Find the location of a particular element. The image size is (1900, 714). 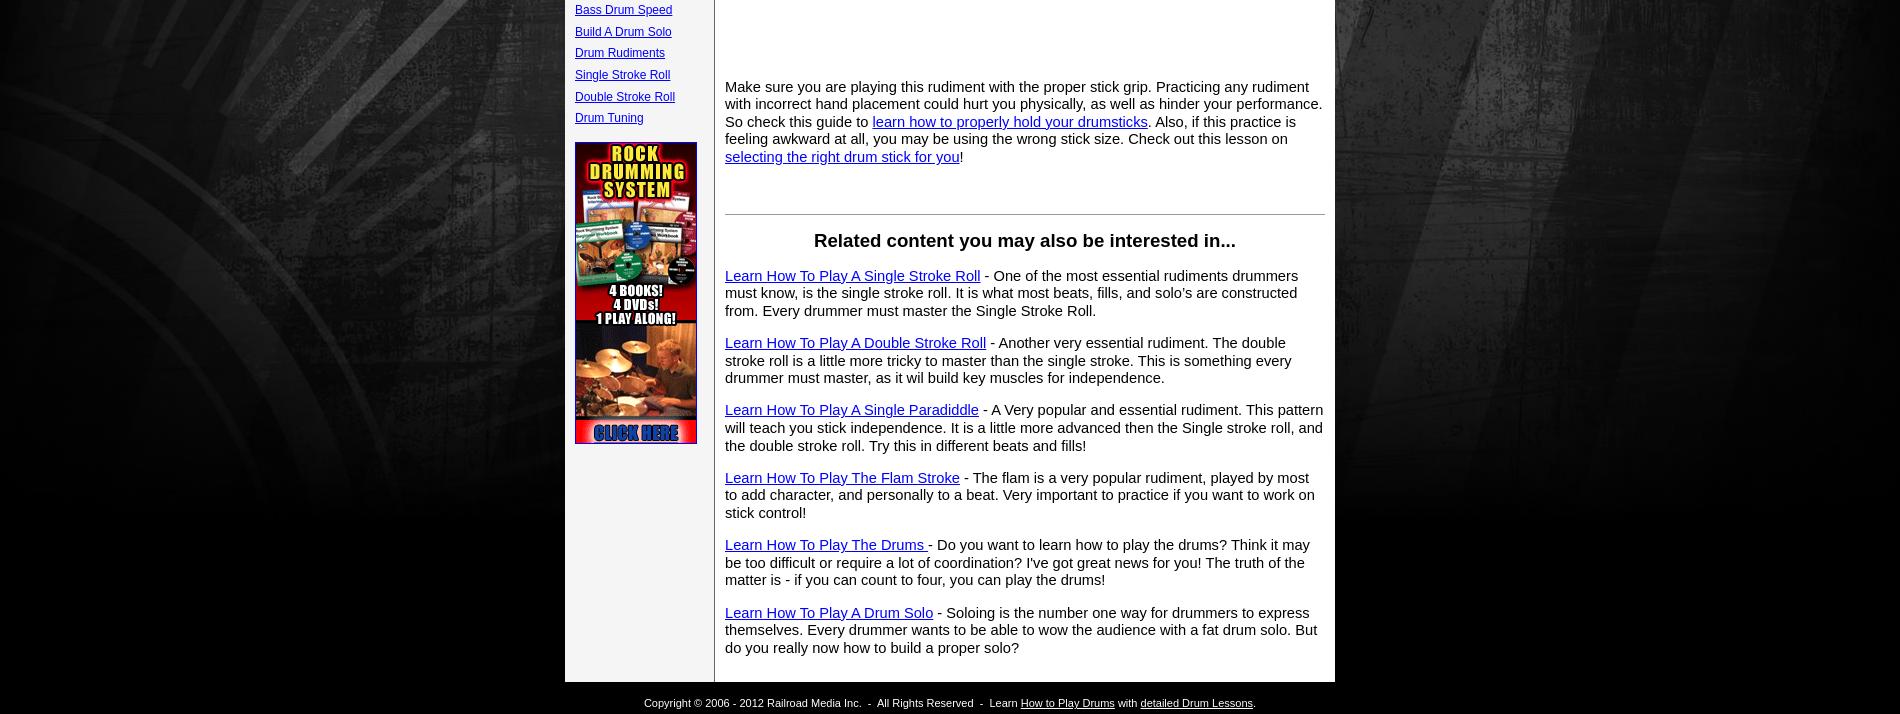

'Learn How To Play A Drum Solo' is located at coordinates (827, 610).